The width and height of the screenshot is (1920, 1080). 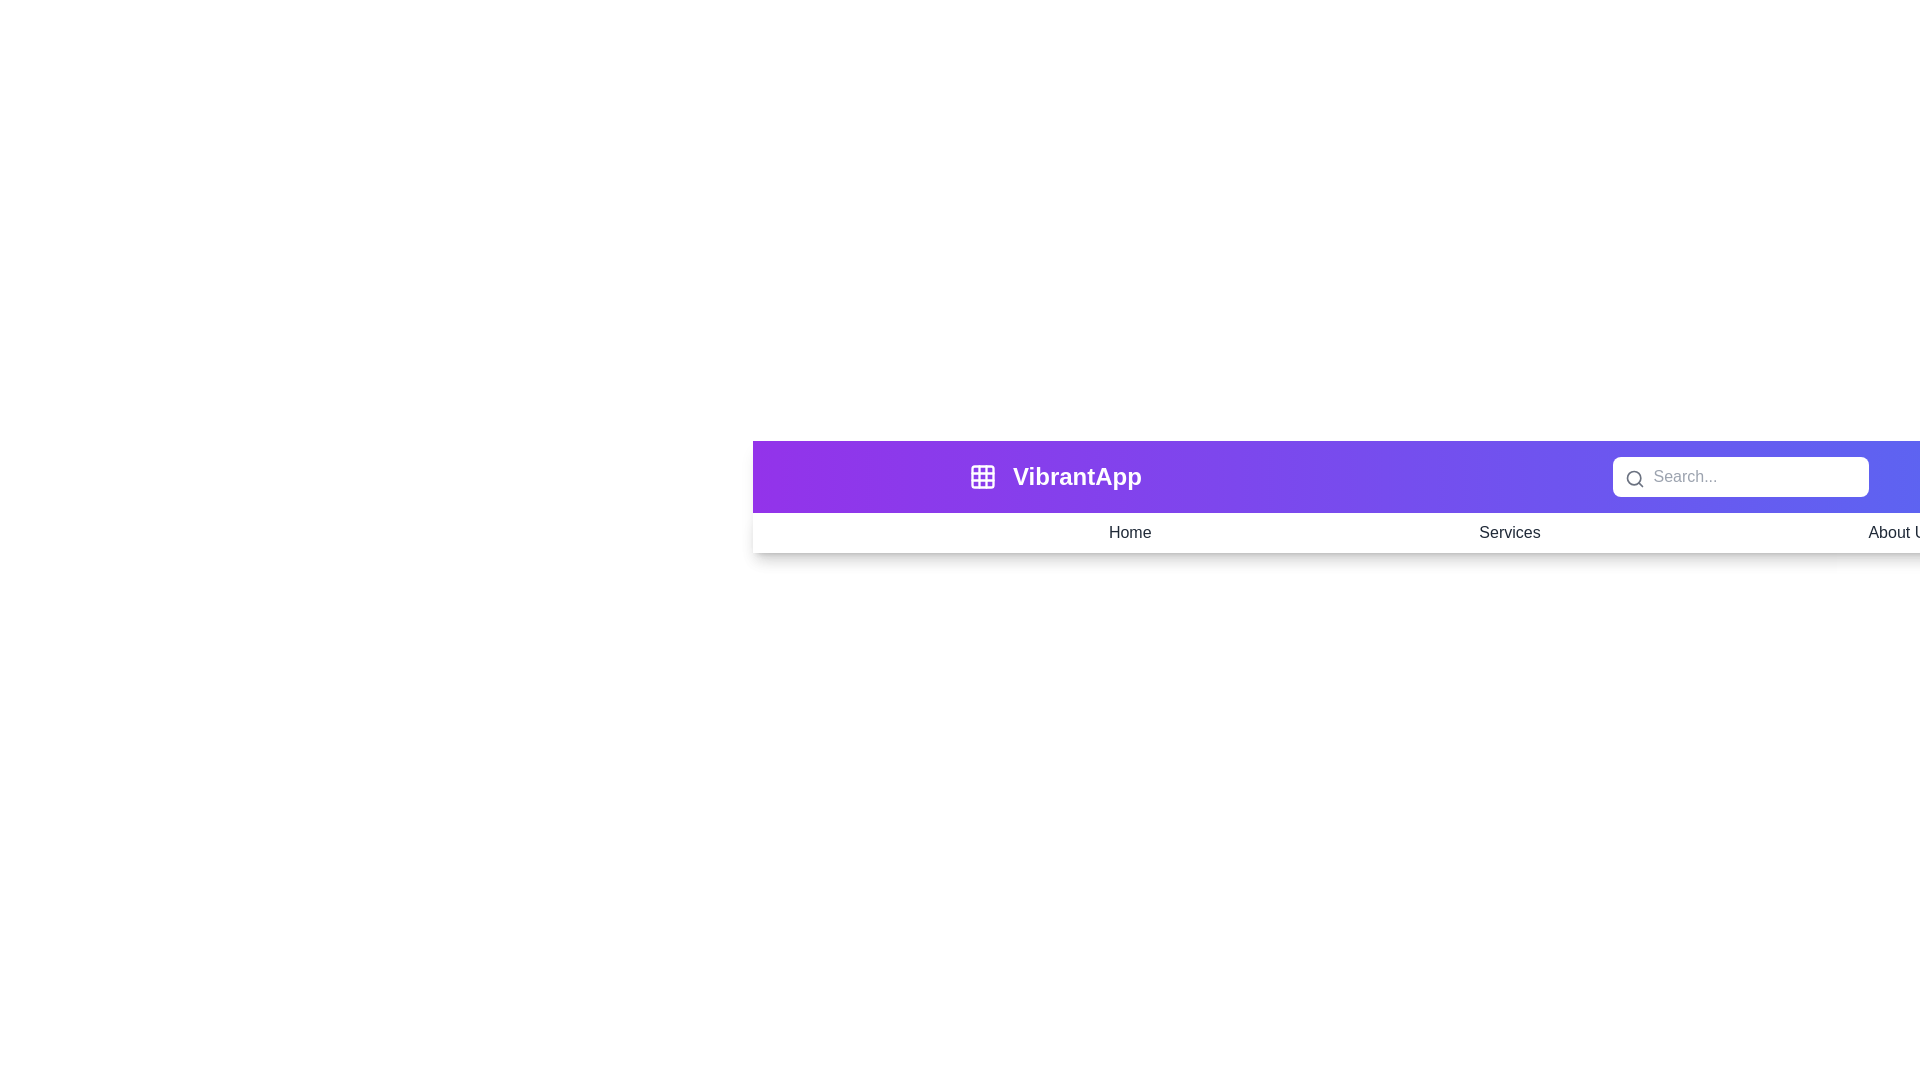 I want to click on the navigation item About Us, so click(x=1900, y=531).